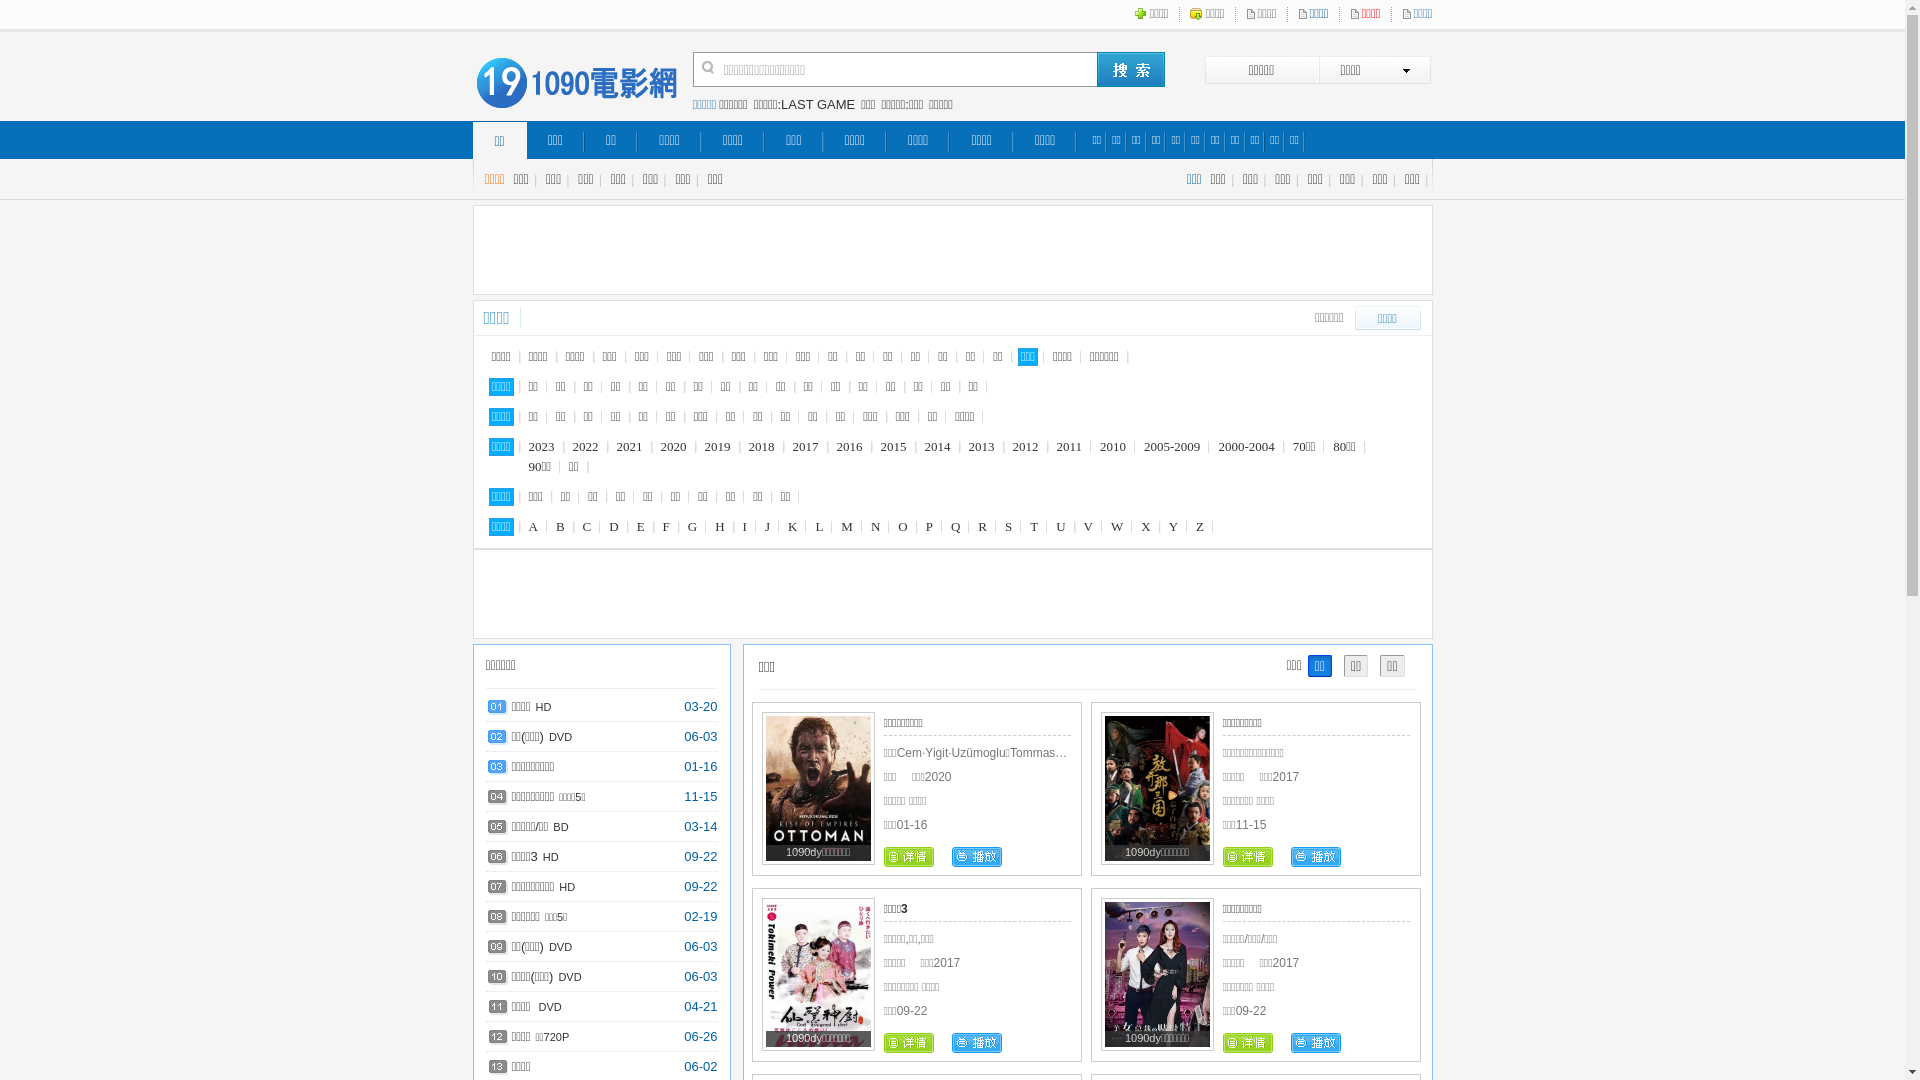 The width and height of the screenshot is (1920, 1080). I want to click on 'B', so click(560, 526).